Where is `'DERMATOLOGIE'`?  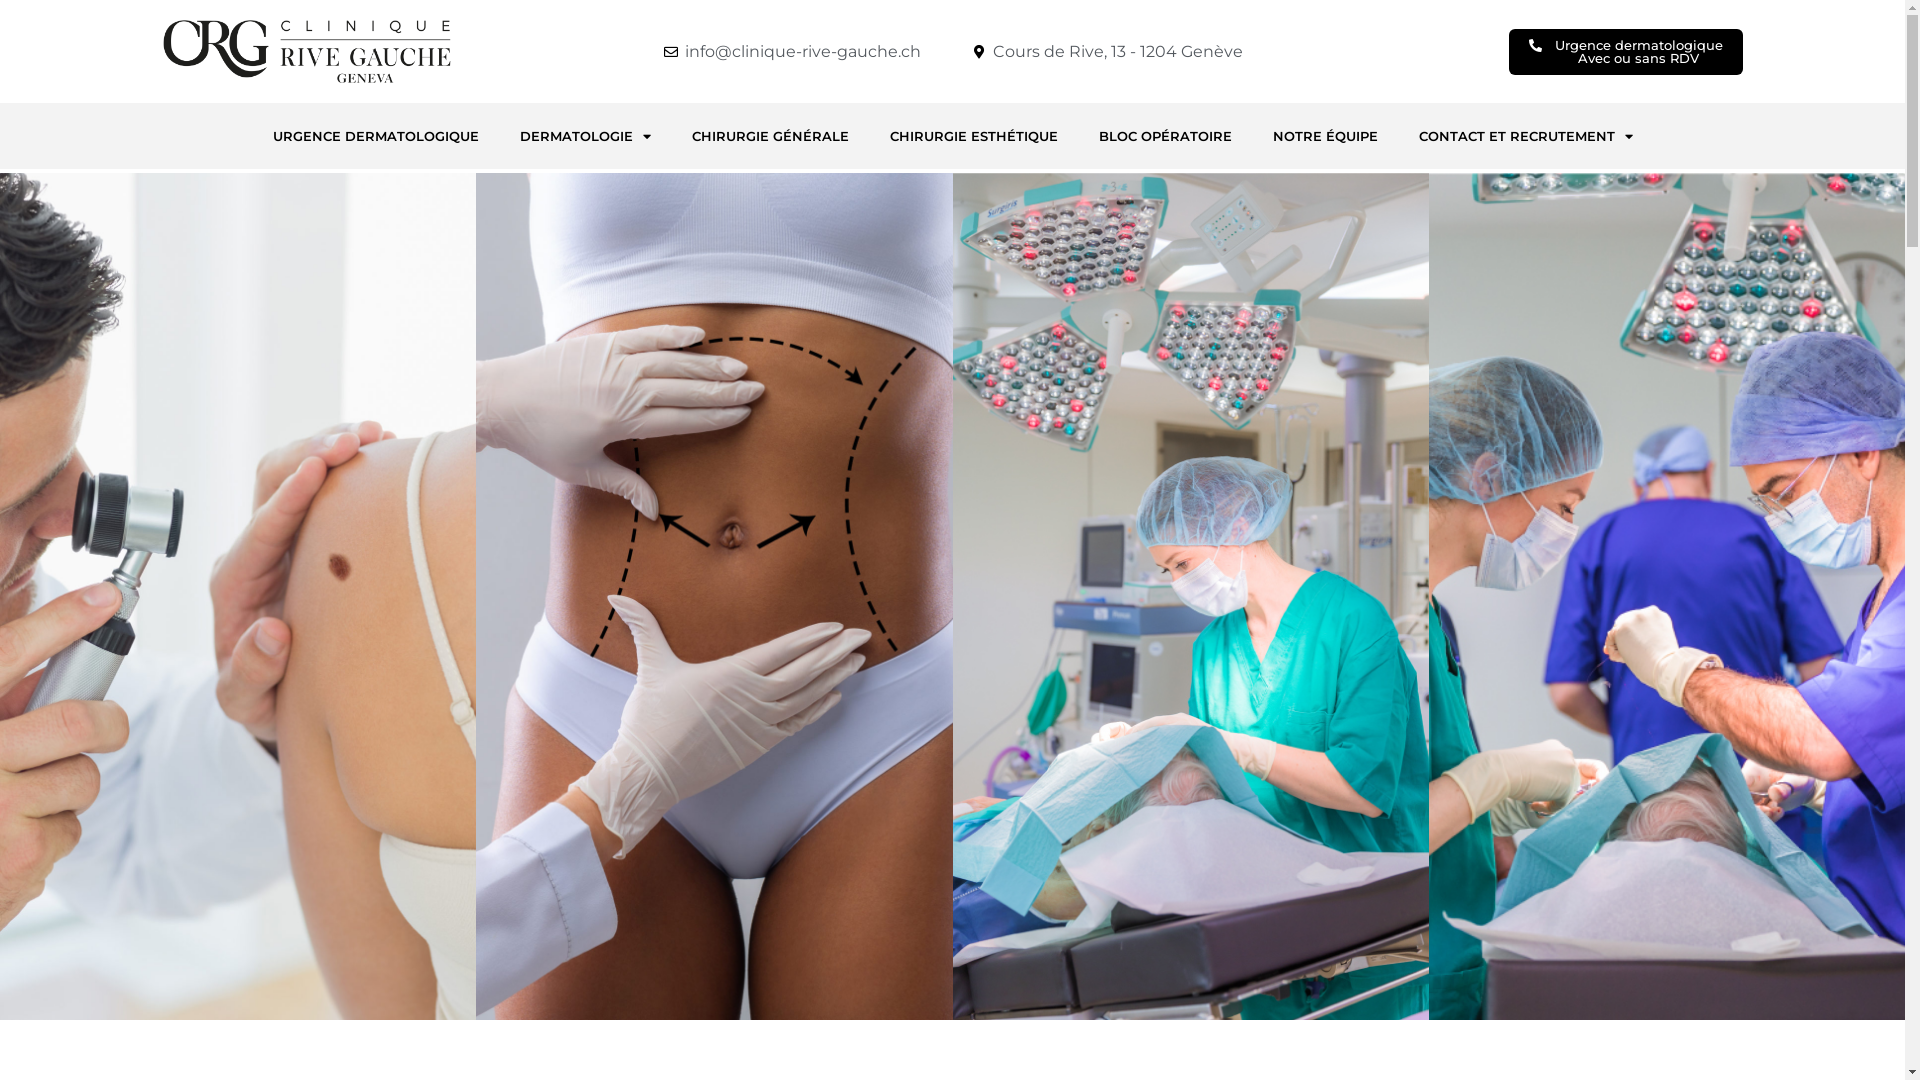 'DERMATOLOGIE' is located at coordinates (499, 135).